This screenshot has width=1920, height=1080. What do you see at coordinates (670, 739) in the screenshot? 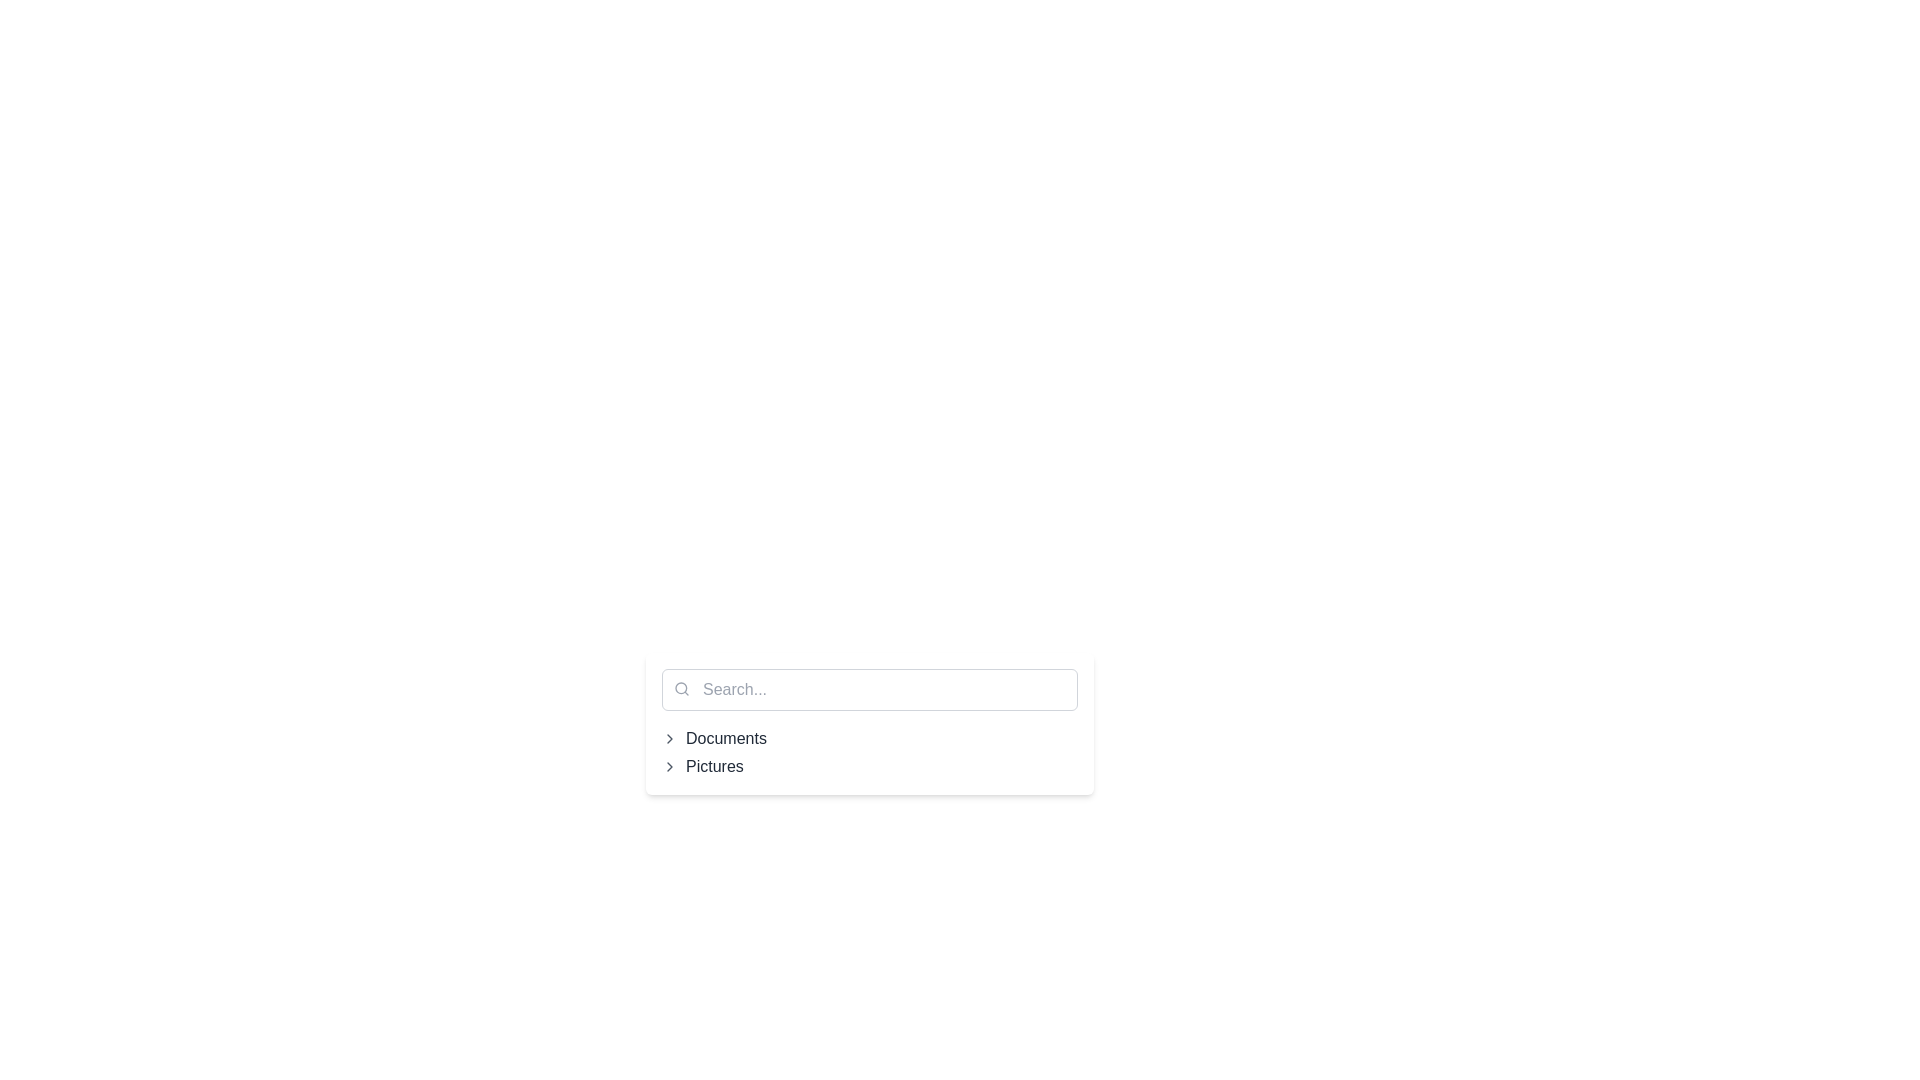
I see `the right-facing chevron icon located to the left of the 'Documents' text` at bounding box center [670, 739].